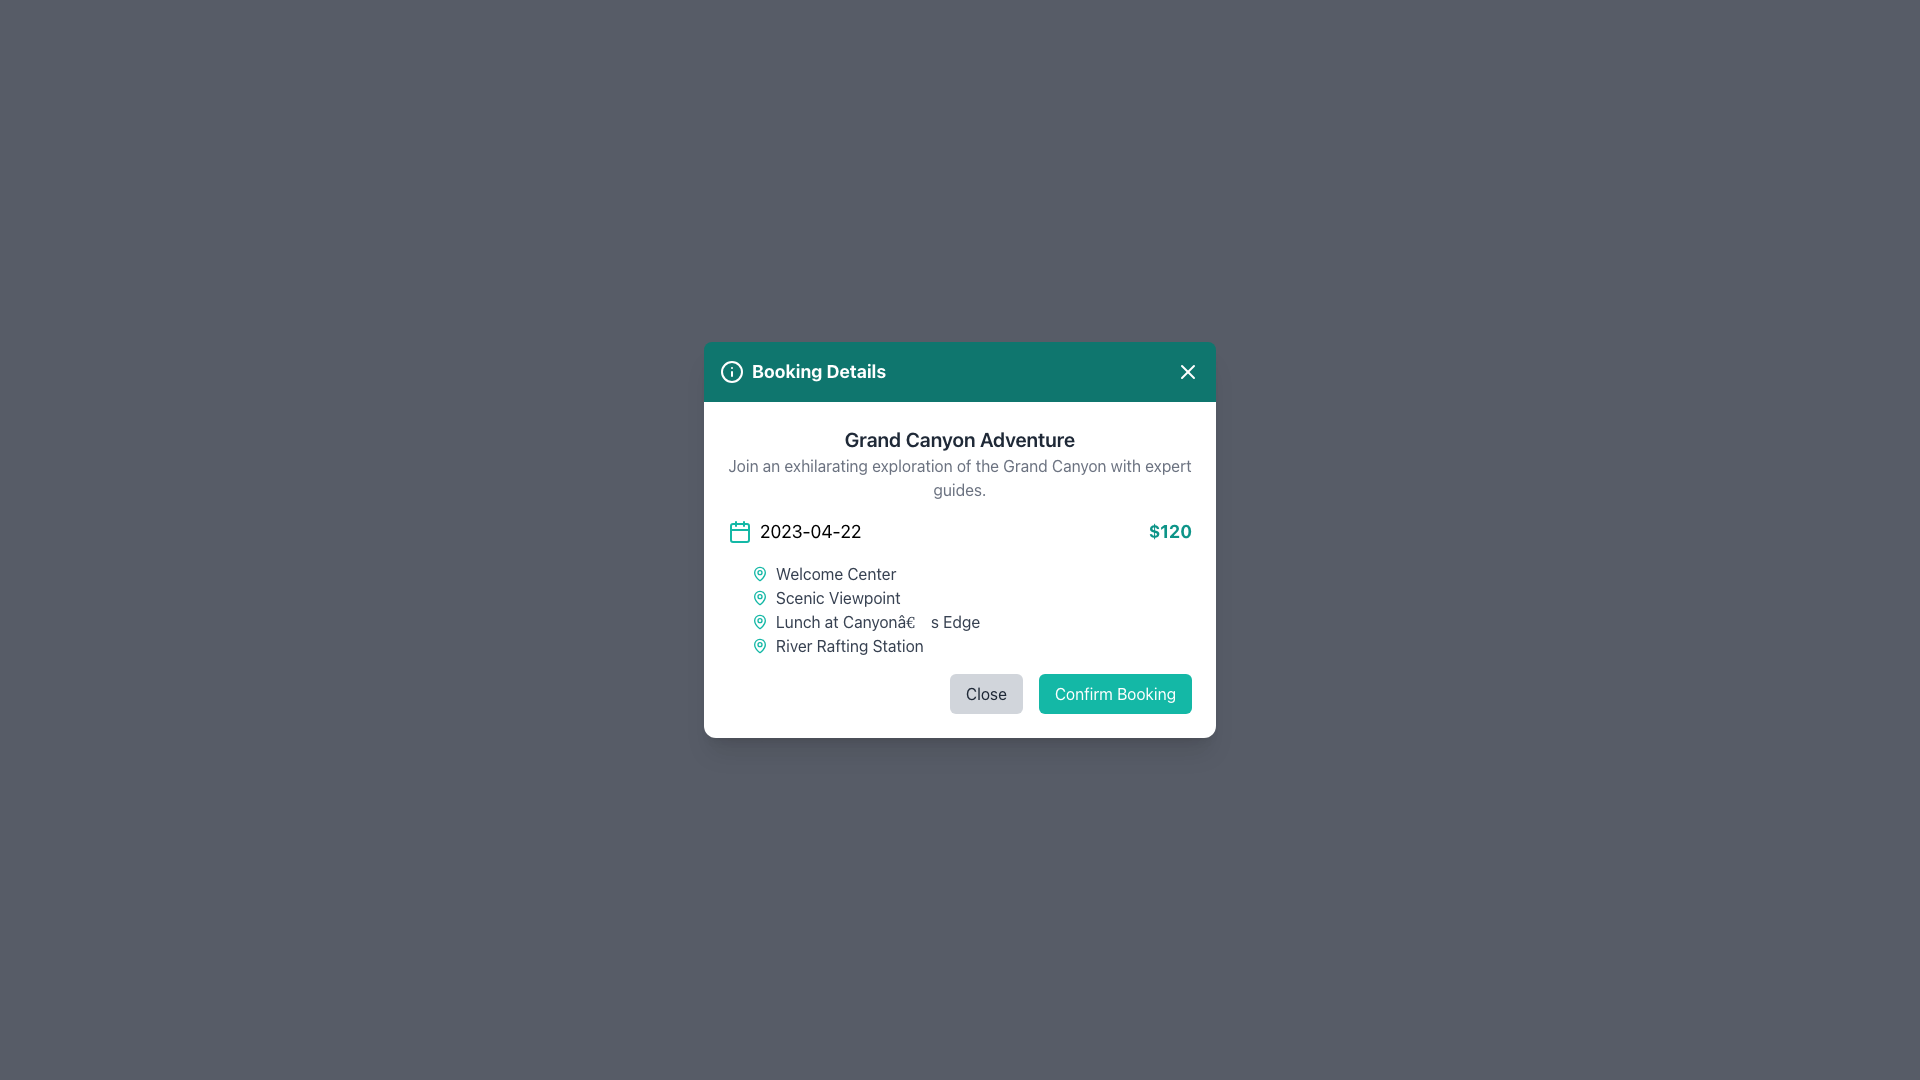 Image resolution: width=1920 pixels, height=1080 pixels. Describe the element at coordinates (1188, 371) in the screenshot. I see `the close (X) button located at the top-right corner of the 'Booking Details' modal` at that location.